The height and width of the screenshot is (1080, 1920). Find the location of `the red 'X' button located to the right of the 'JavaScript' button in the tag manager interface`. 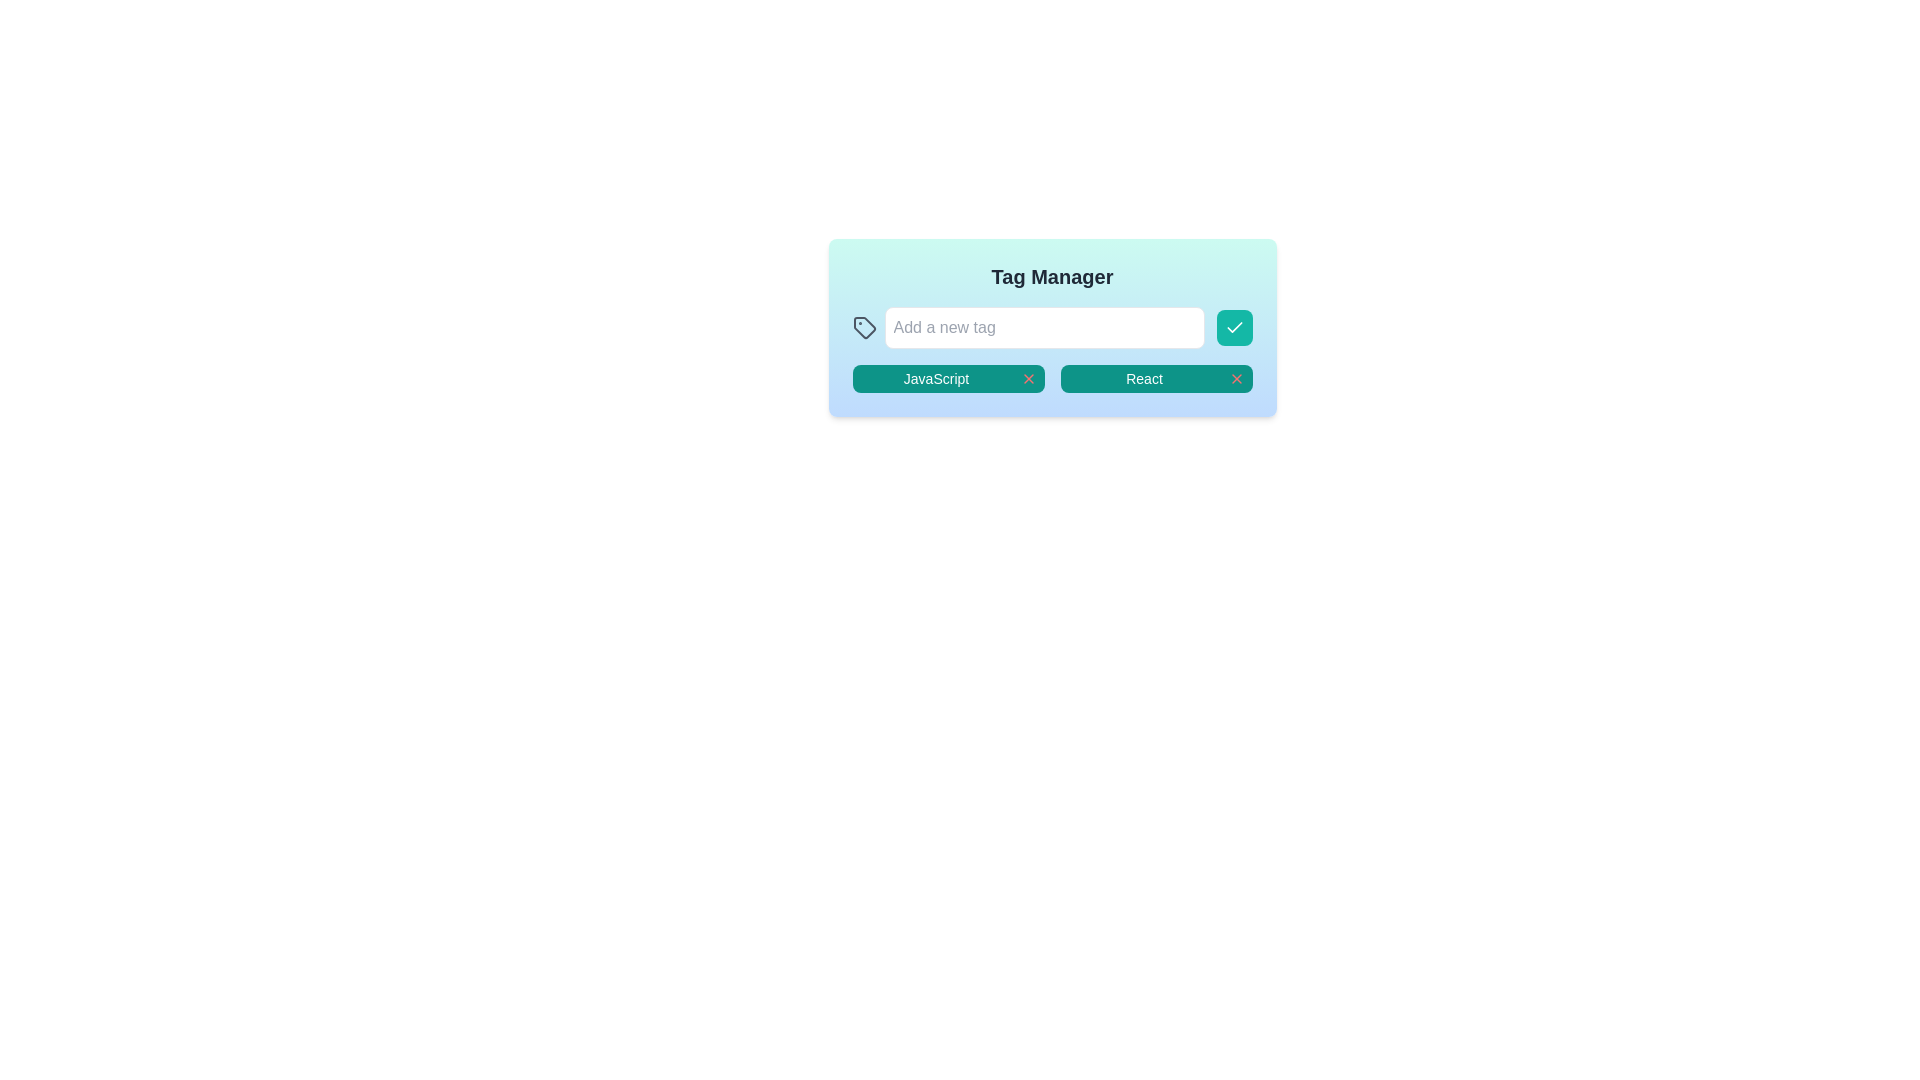

the red 'X' button located to the right of the 'JavaScript' button in the tag manager interface is located at coordinates (1028, 378).